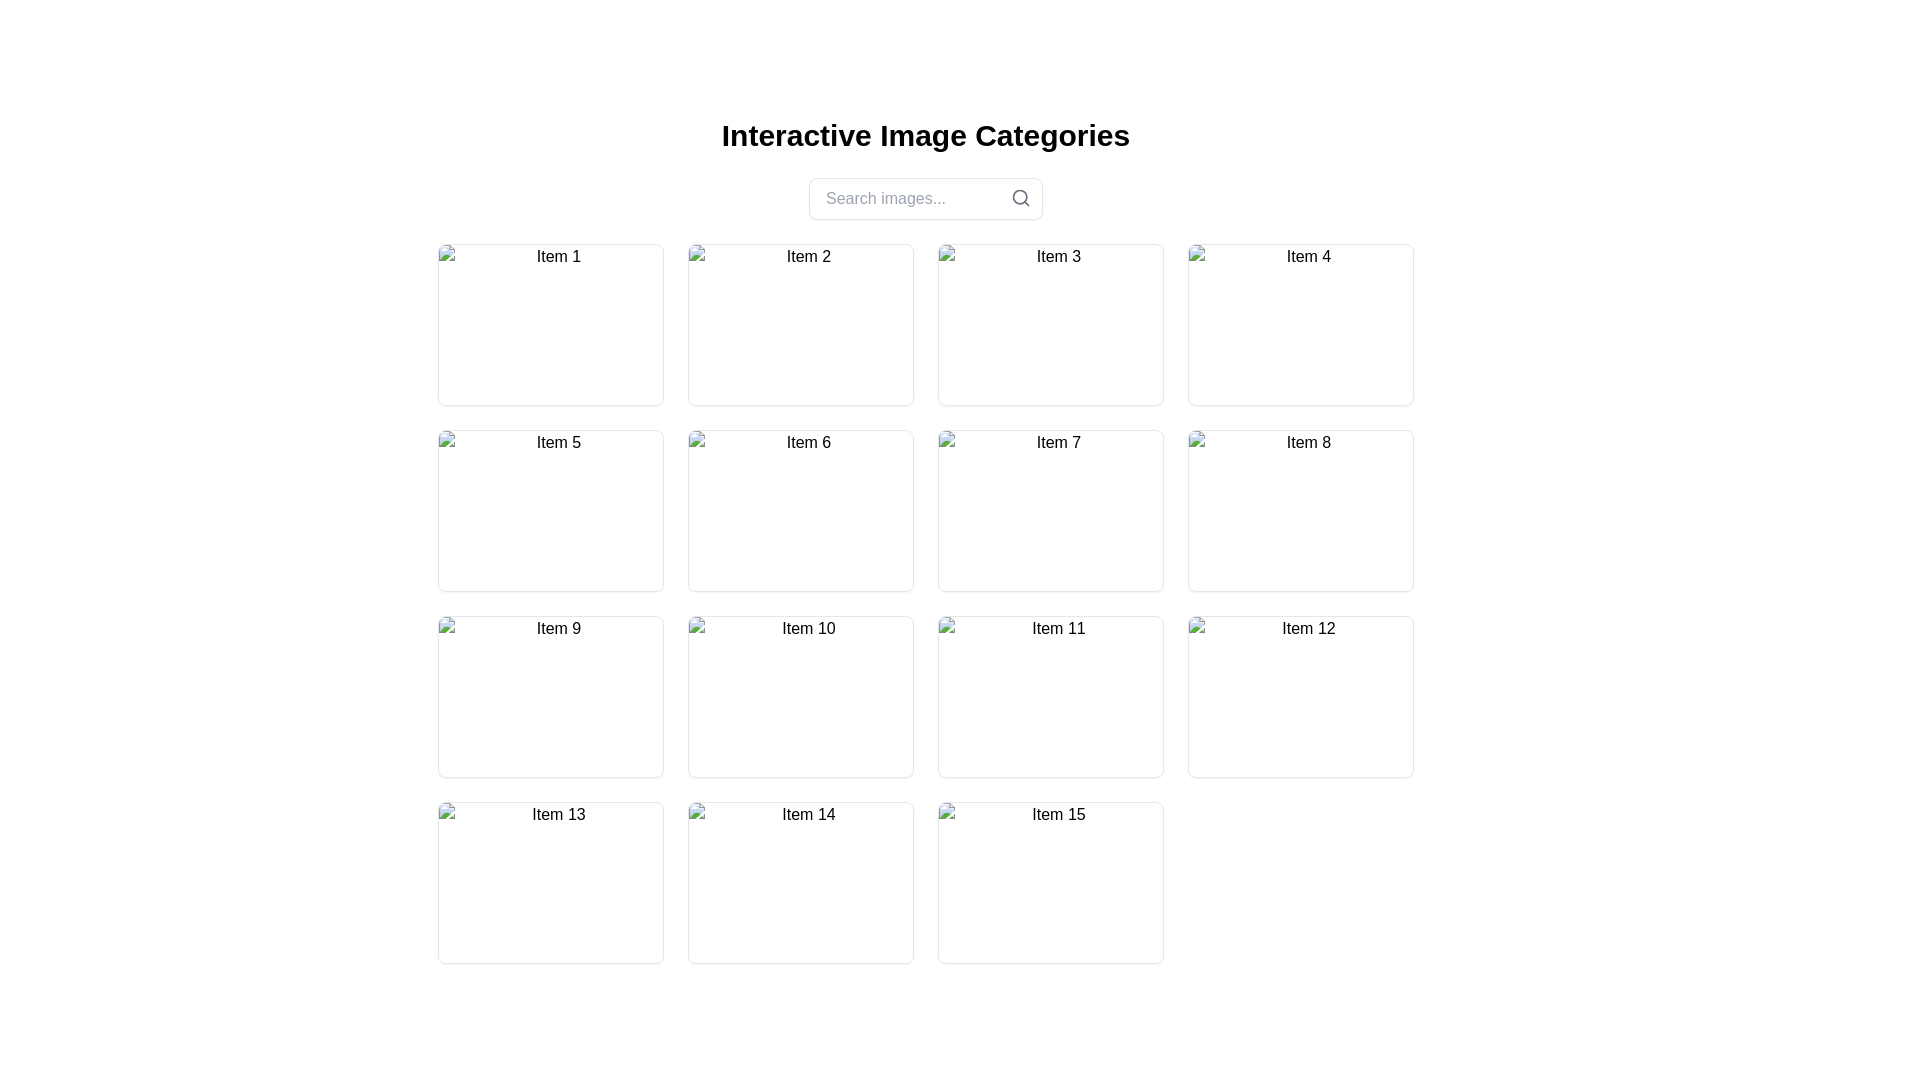  What do you see at coordinates (1020, 197) in the screenshot?
I see `the circular part of the search icon that symbolizes the search function, located at the end of the search bar on the right side` at bounding box center [1020, 197].